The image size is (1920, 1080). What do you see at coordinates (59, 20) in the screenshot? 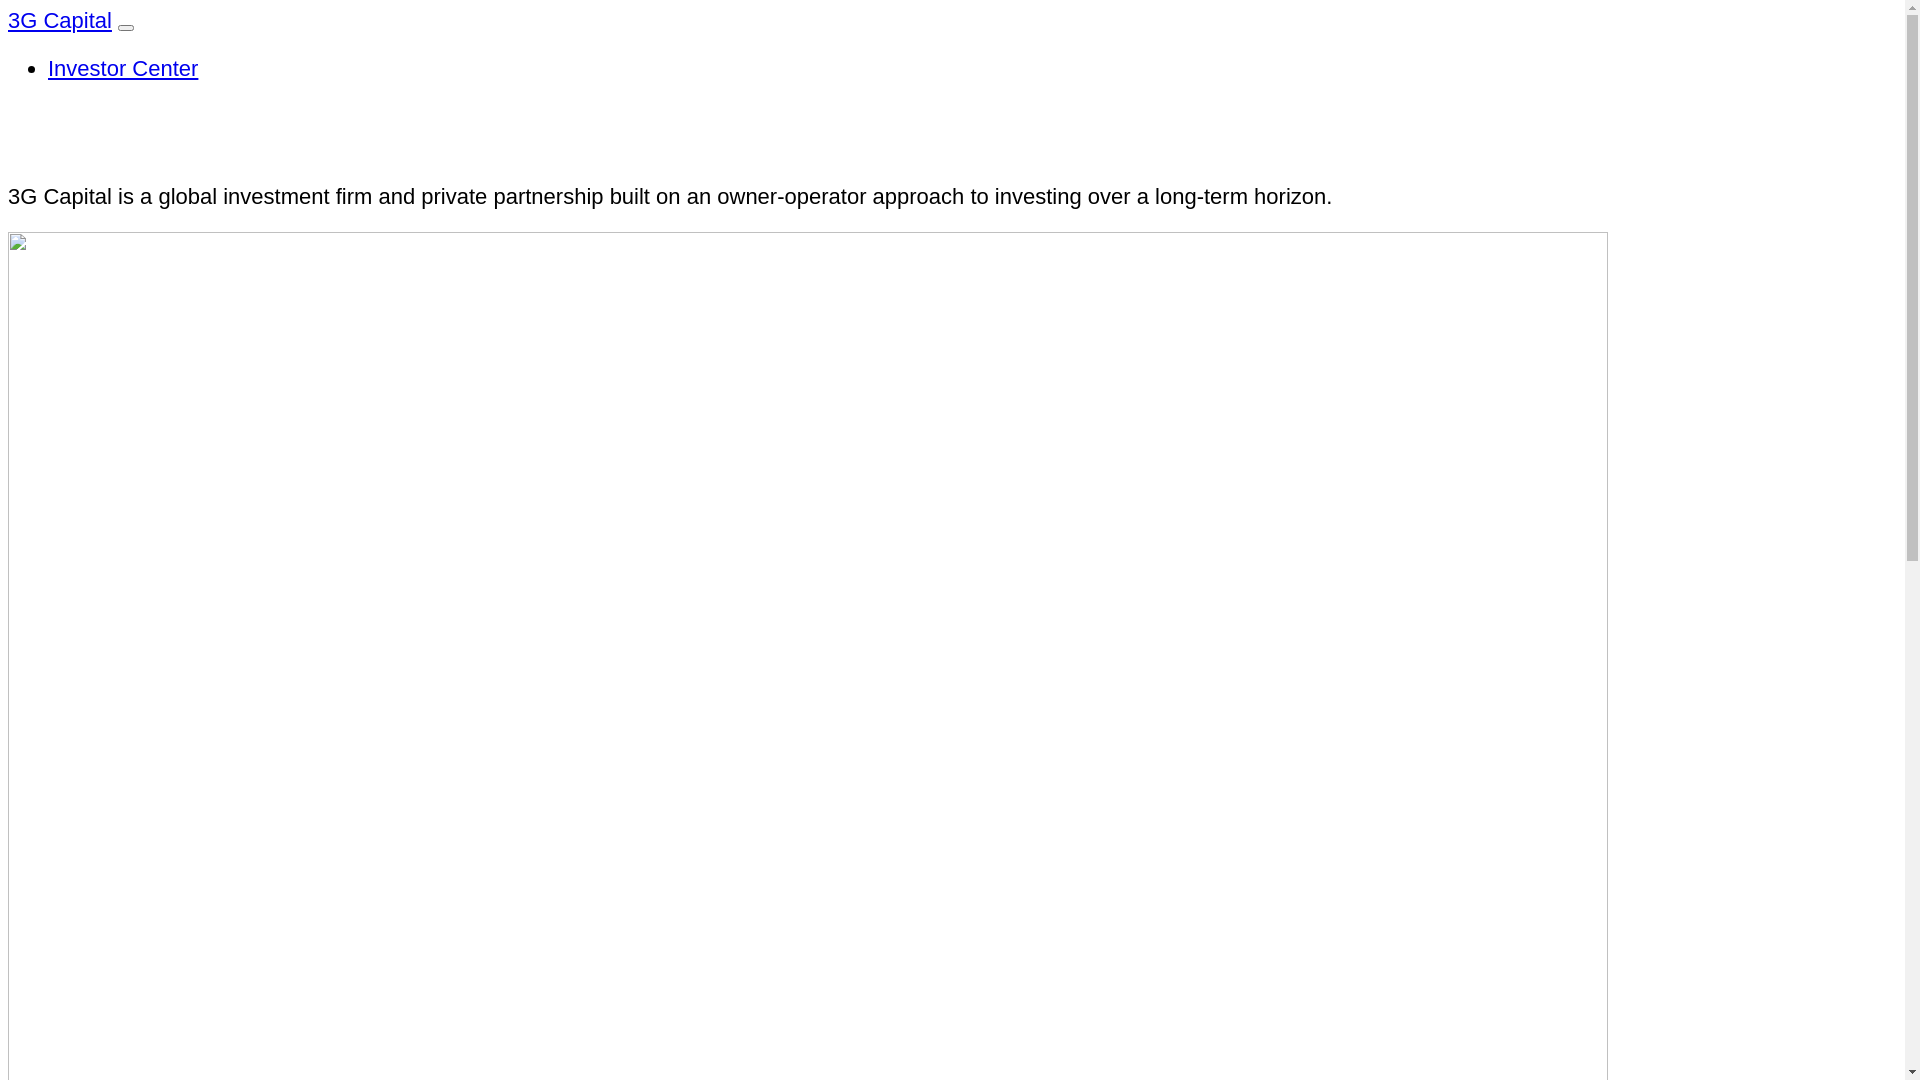
I see `'3G Capital'` at bounding box center [59, 20].